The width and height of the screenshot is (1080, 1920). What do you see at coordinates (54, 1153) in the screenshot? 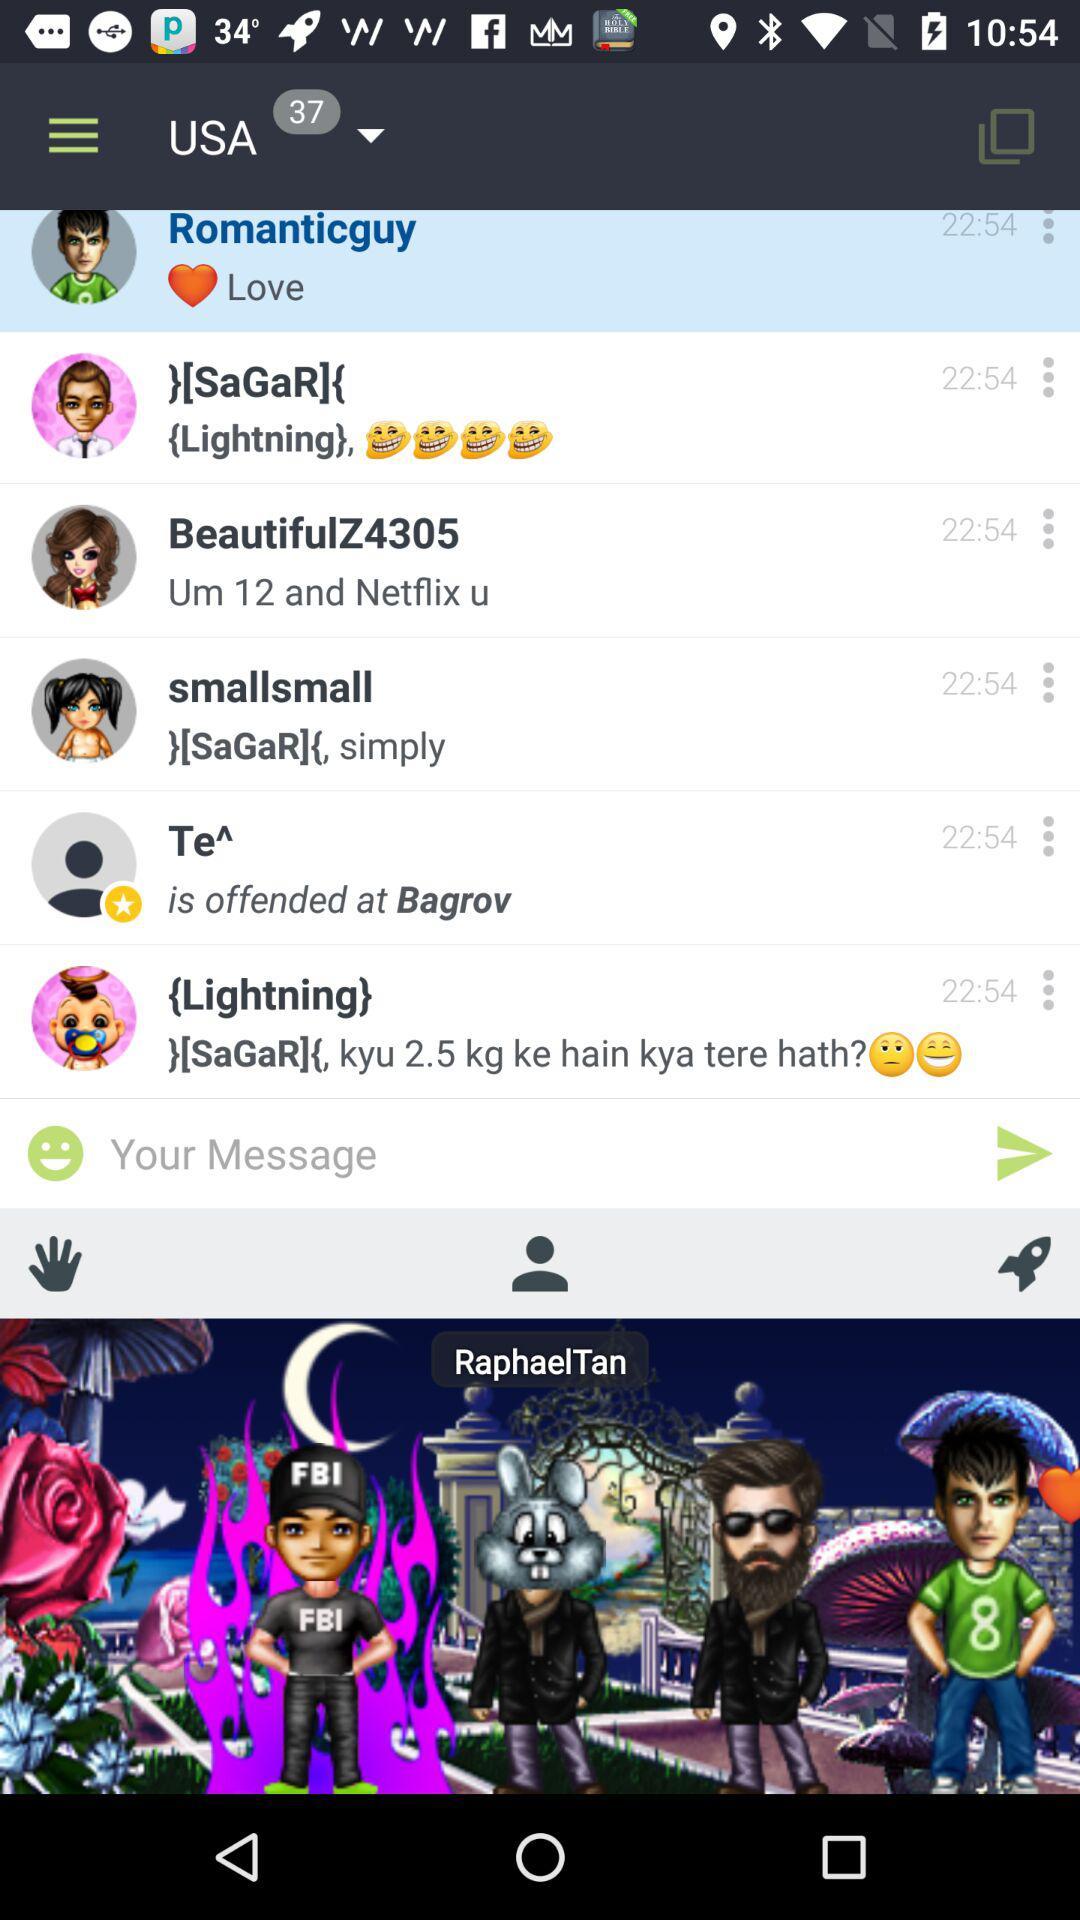
I see `emoji icon` at bounding box center [54, 1153].